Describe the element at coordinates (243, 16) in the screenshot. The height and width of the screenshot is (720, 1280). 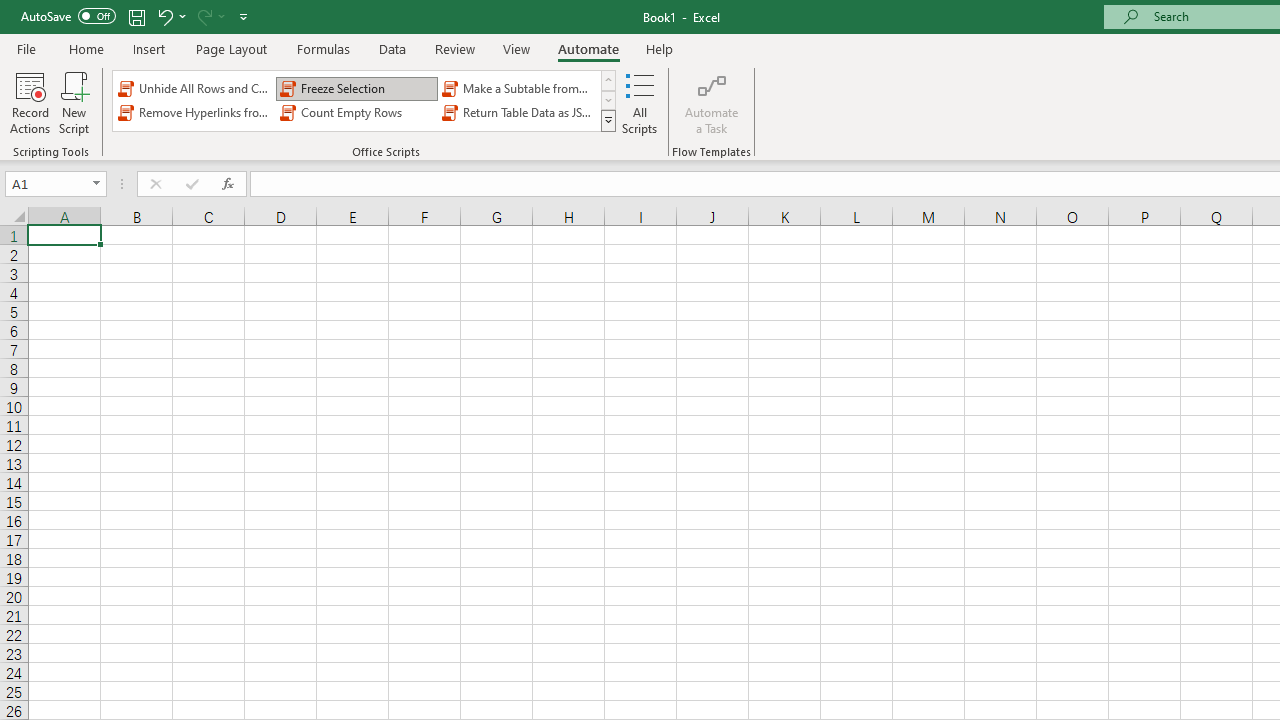
I see `'Customize Quick Access Toolbar'` at that location.